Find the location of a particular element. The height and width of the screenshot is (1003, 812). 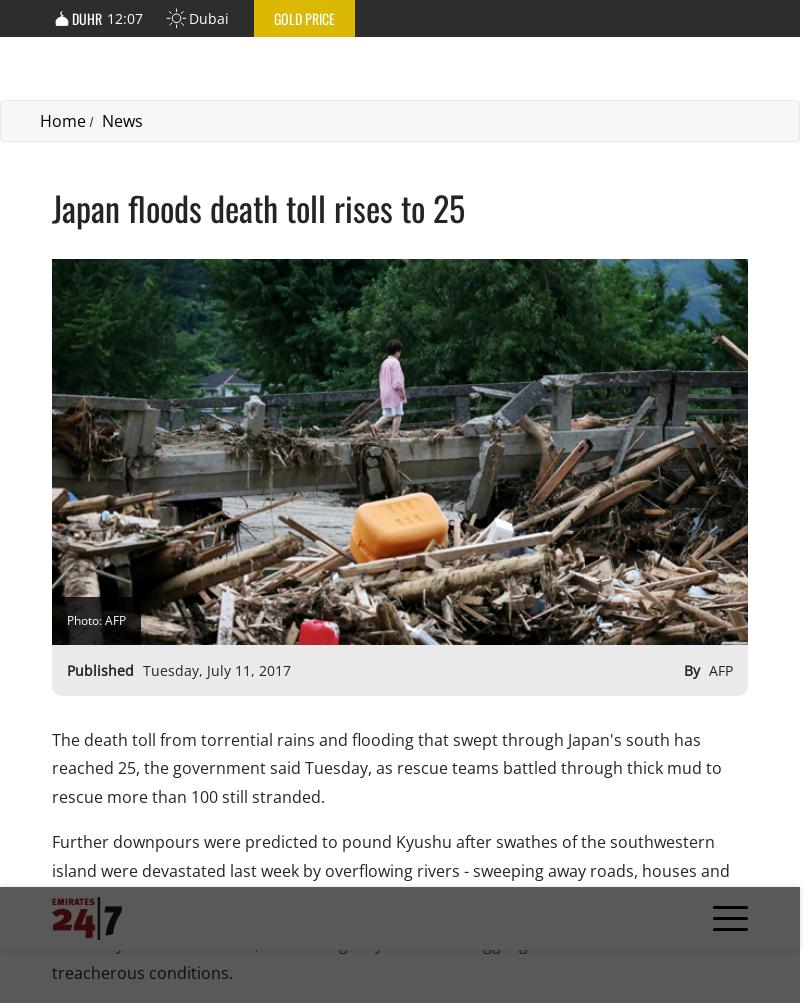

'Contact Us' is located at coordinates (204, 961).